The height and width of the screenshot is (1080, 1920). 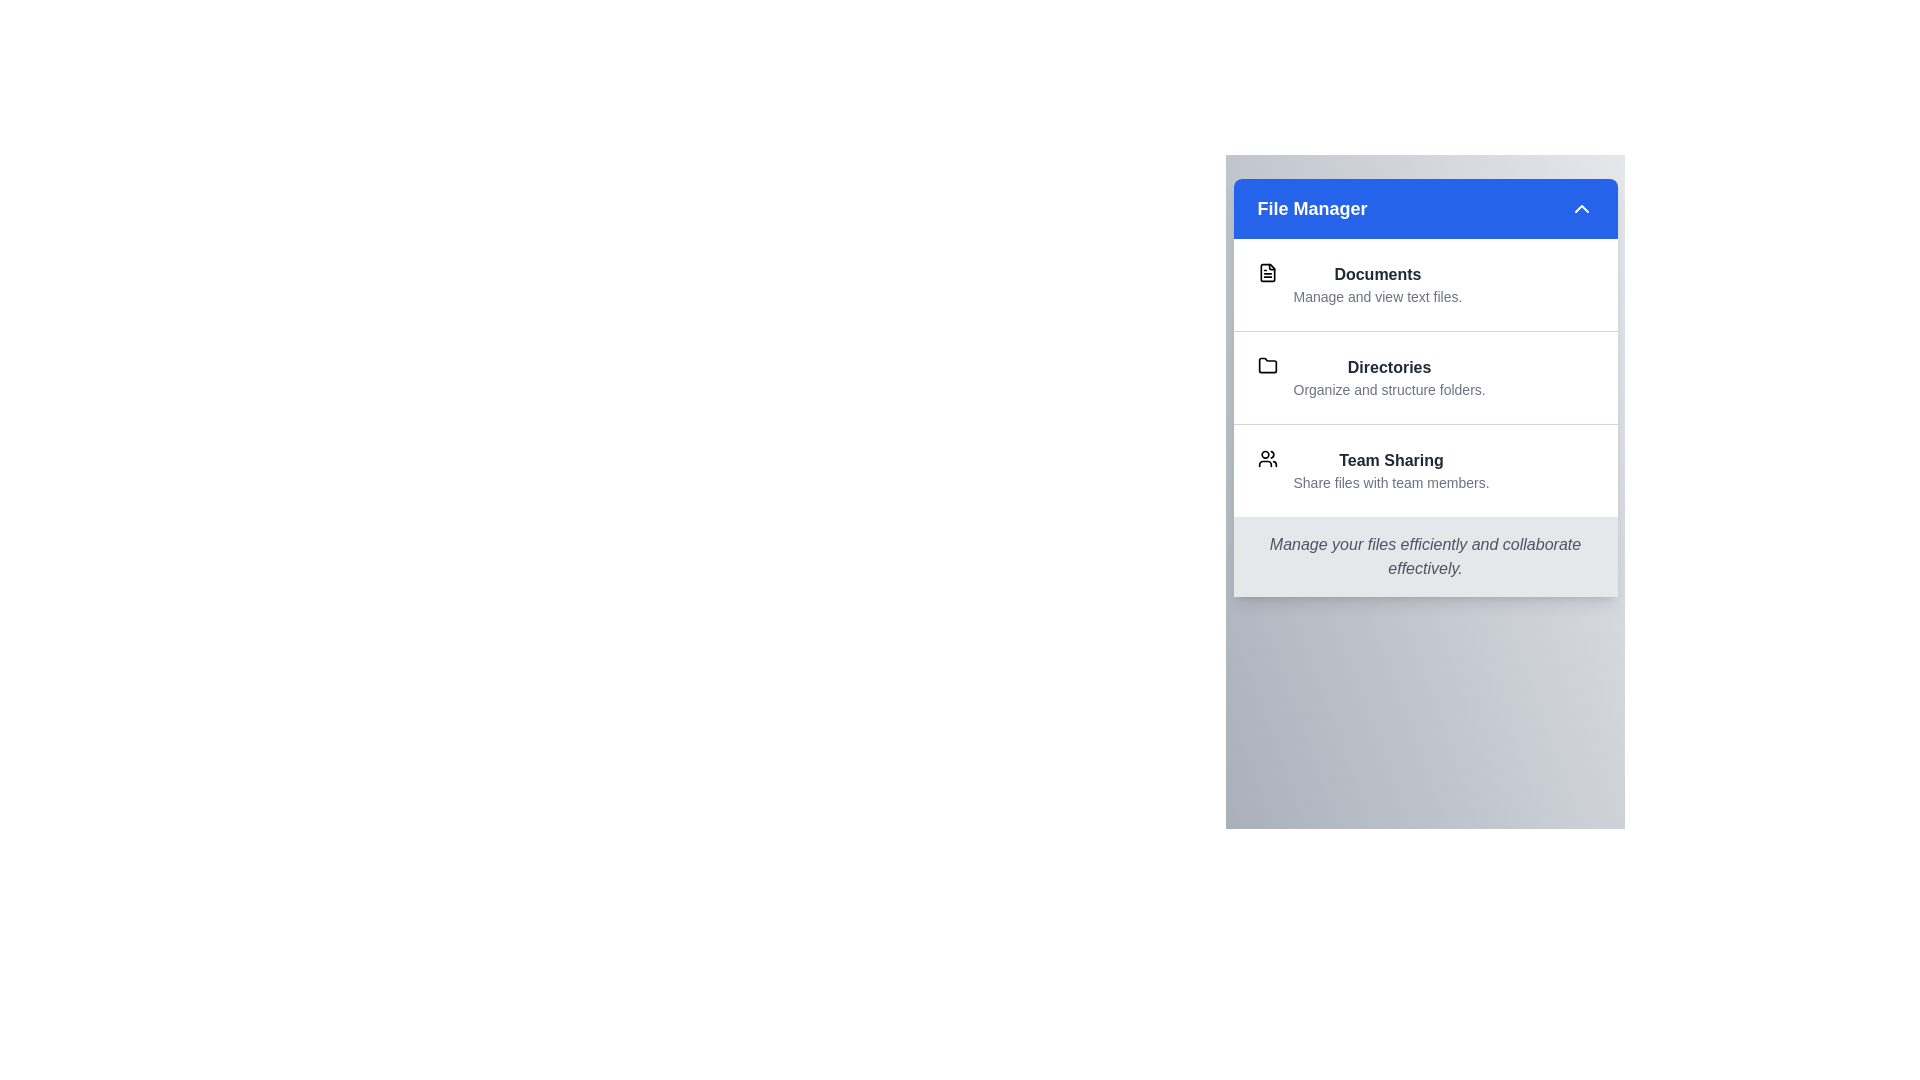 What do you see at coordinates (1424, 470) in the screenshot?
I see `the item labeled 'Team Sharing' to highlight it` at bounding box center [1424, 470].